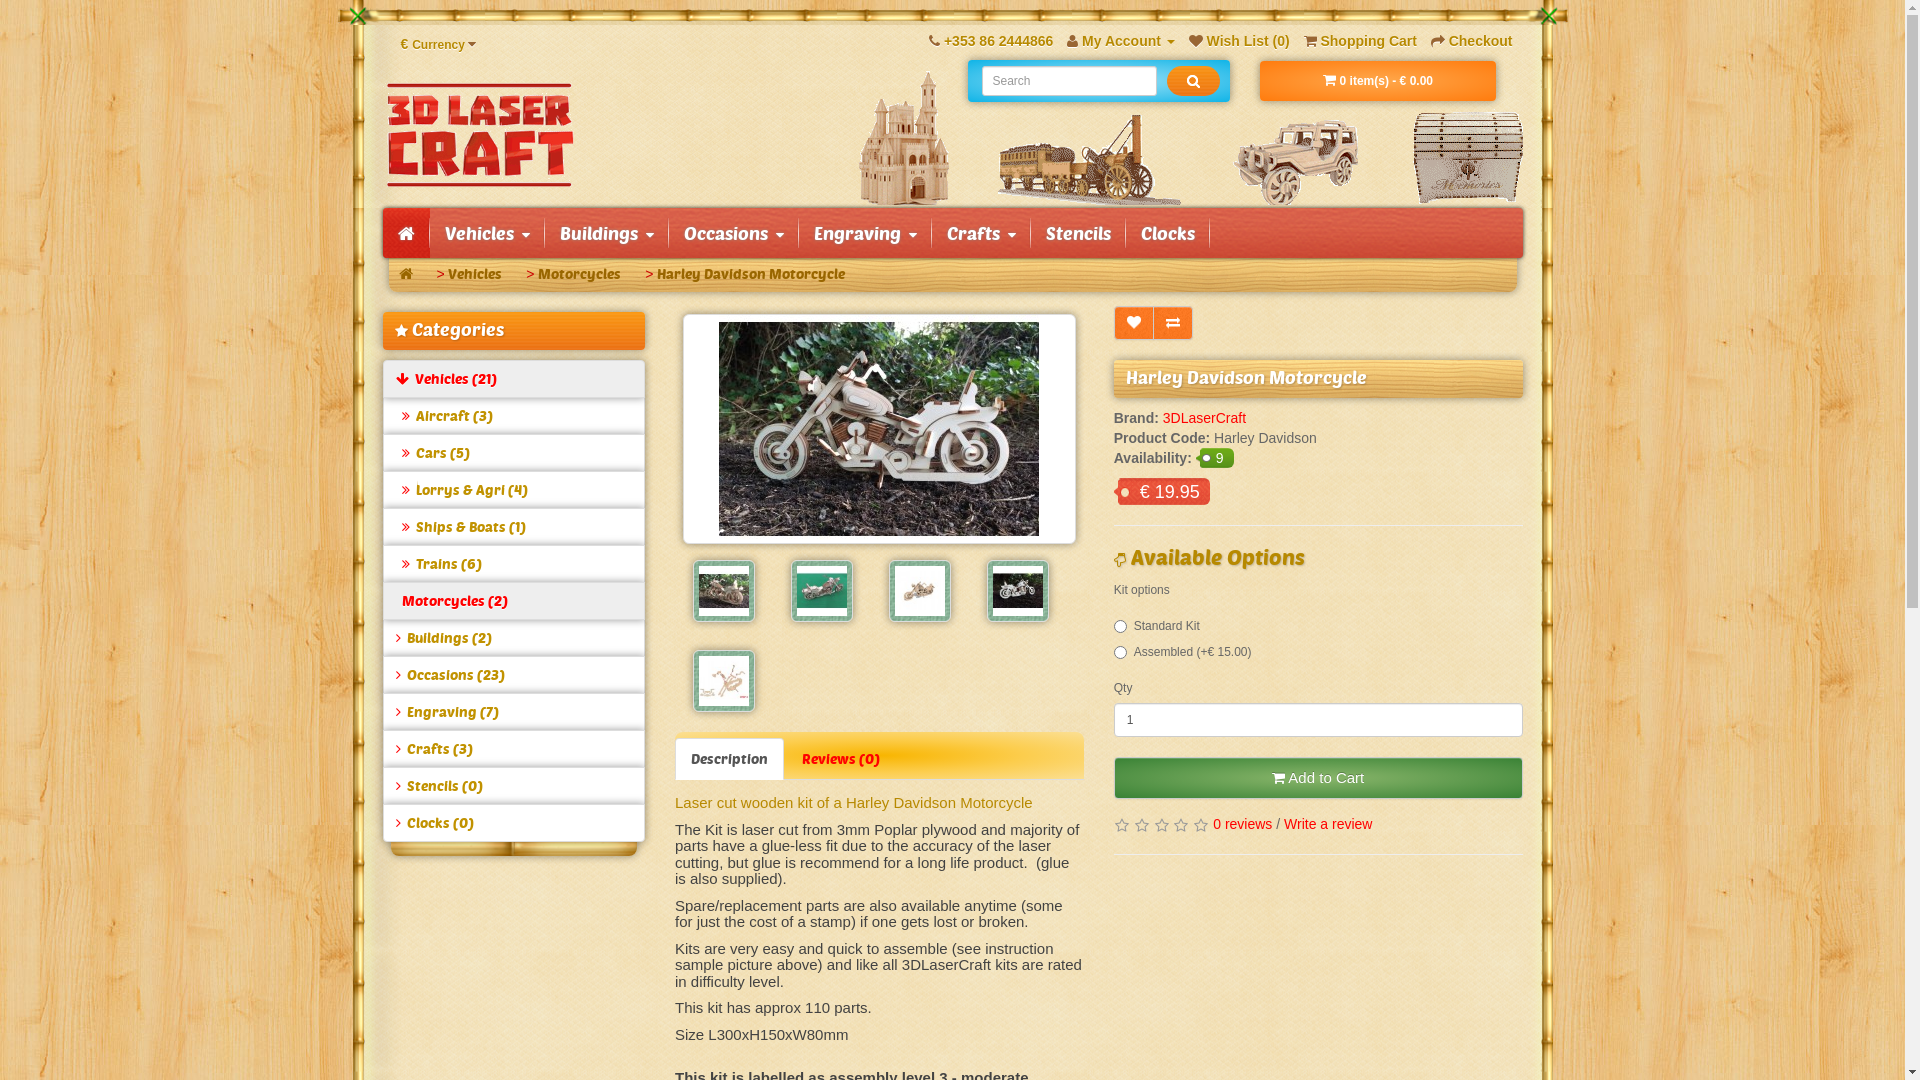 The height and width of the screenshot is (1080, 1920). Describe the element at coordinates (1318, 777) in the screenshot. I see `'Add to Cart'` at that location.